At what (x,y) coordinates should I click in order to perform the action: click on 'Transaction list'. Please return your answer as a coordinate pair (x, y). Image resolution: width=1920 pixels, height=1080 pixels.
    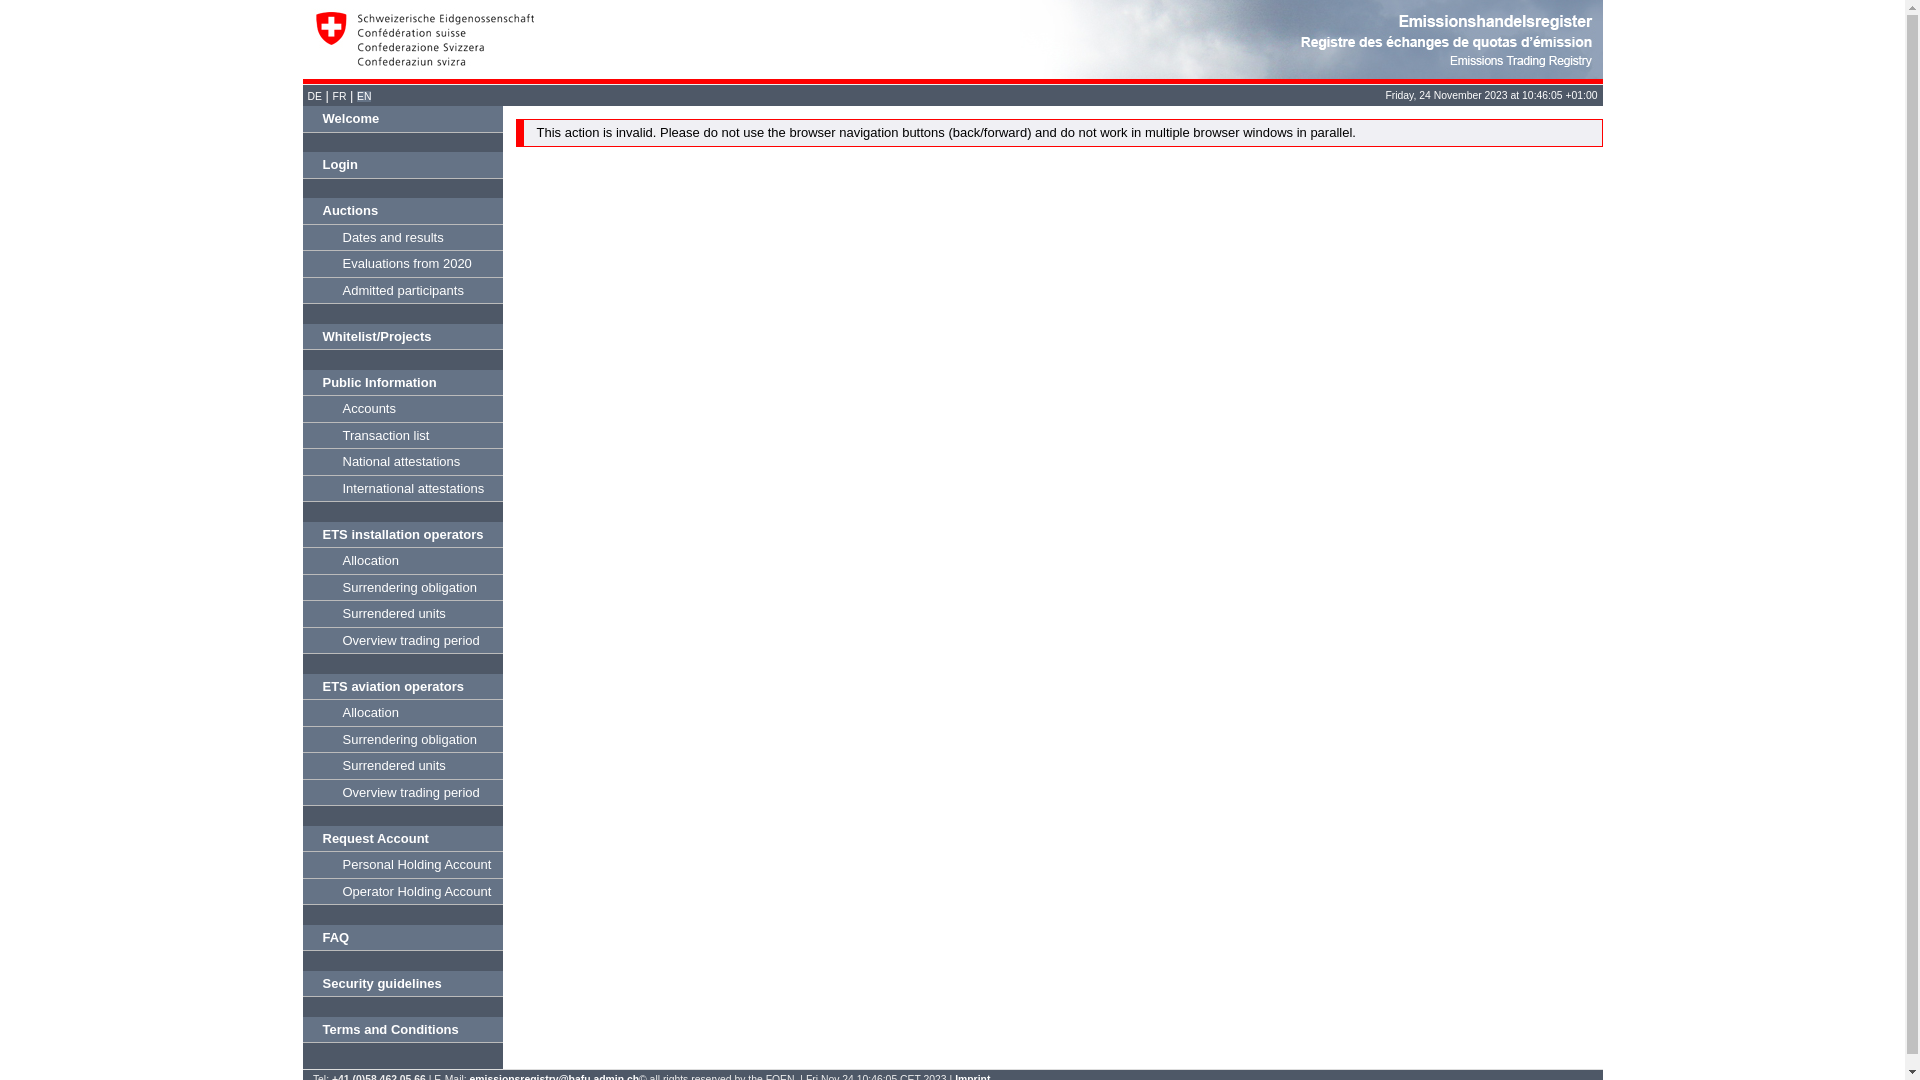
    Looking at the image, I should click on (401, 434).